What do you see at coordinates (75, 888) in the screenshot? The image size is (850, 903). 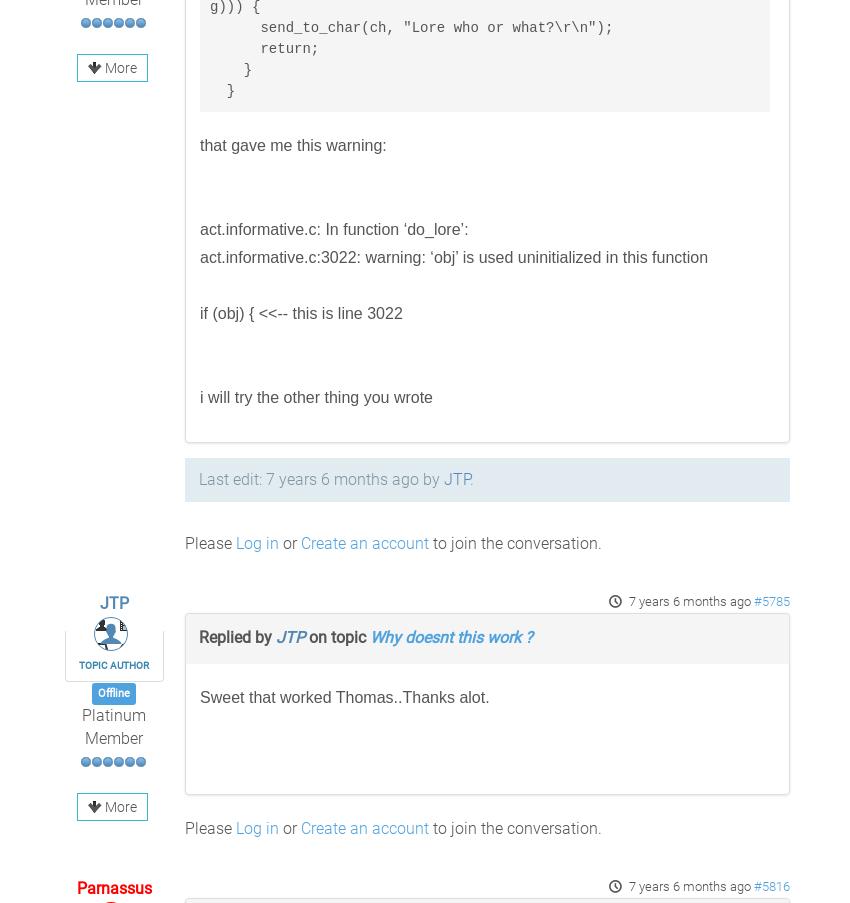 I see `'Parnassus'` at bounding box center [75, 888].